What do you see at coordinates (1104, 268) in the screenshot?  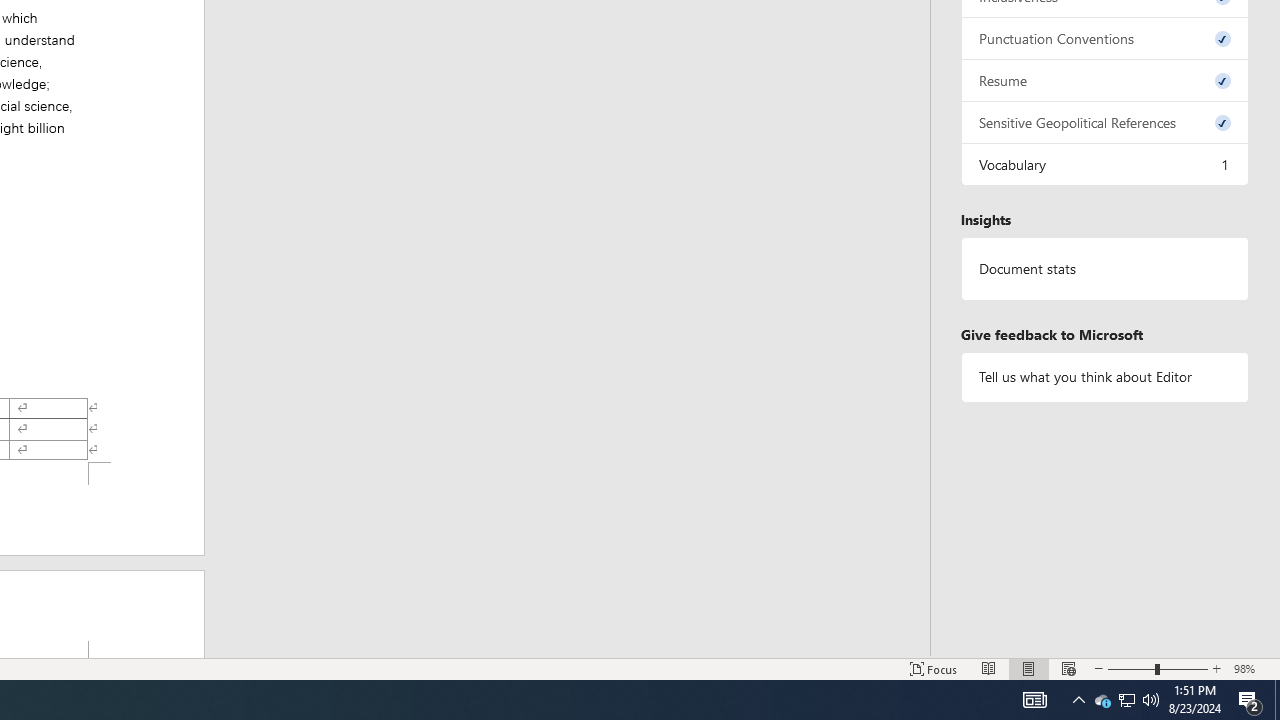 I see `'Document statistics'` at bounding box center [1104, 268].